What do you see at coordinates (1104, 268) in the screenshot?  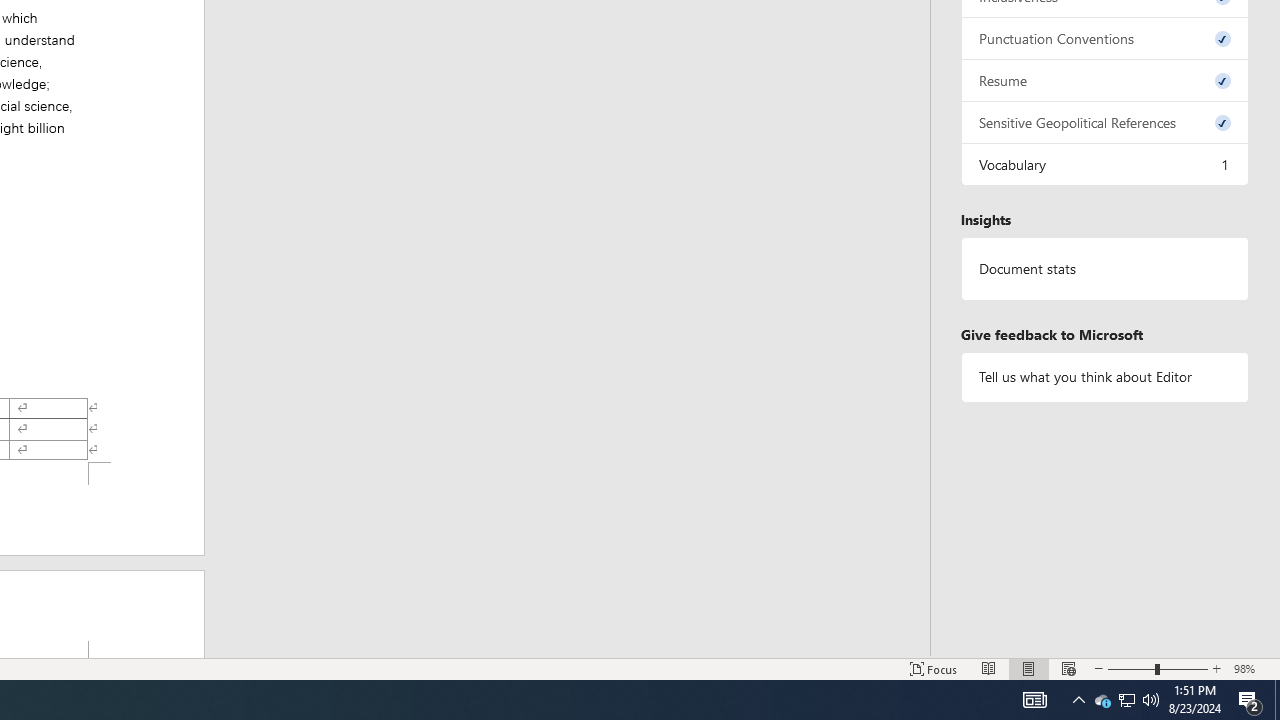 I see `'Document statistics'` at bounding box center [1104, 268].